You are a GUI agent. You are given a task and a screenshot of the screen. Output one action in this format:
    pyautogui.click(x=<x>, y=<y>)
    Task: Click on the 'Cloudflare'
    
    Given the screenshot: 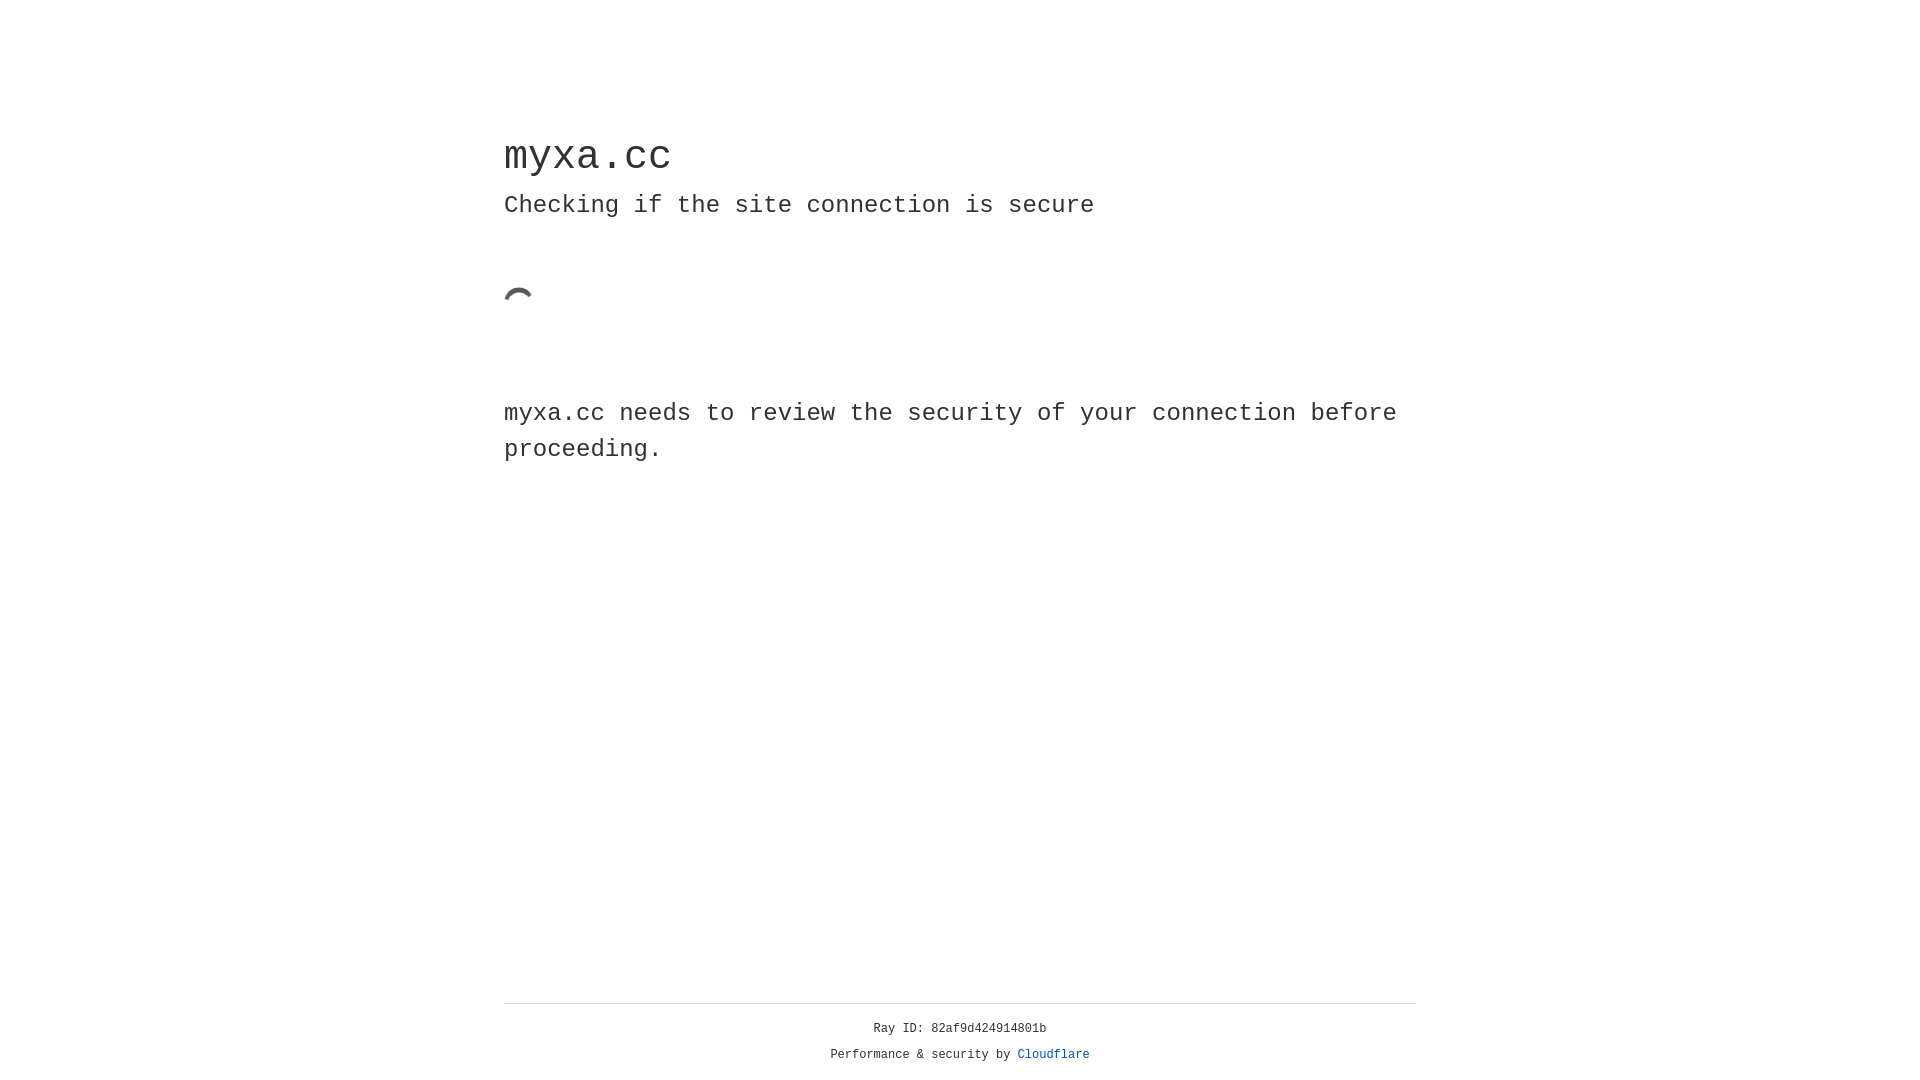 What is the action you would take?
    pyautogui.click(x=1053, y=1054)
    